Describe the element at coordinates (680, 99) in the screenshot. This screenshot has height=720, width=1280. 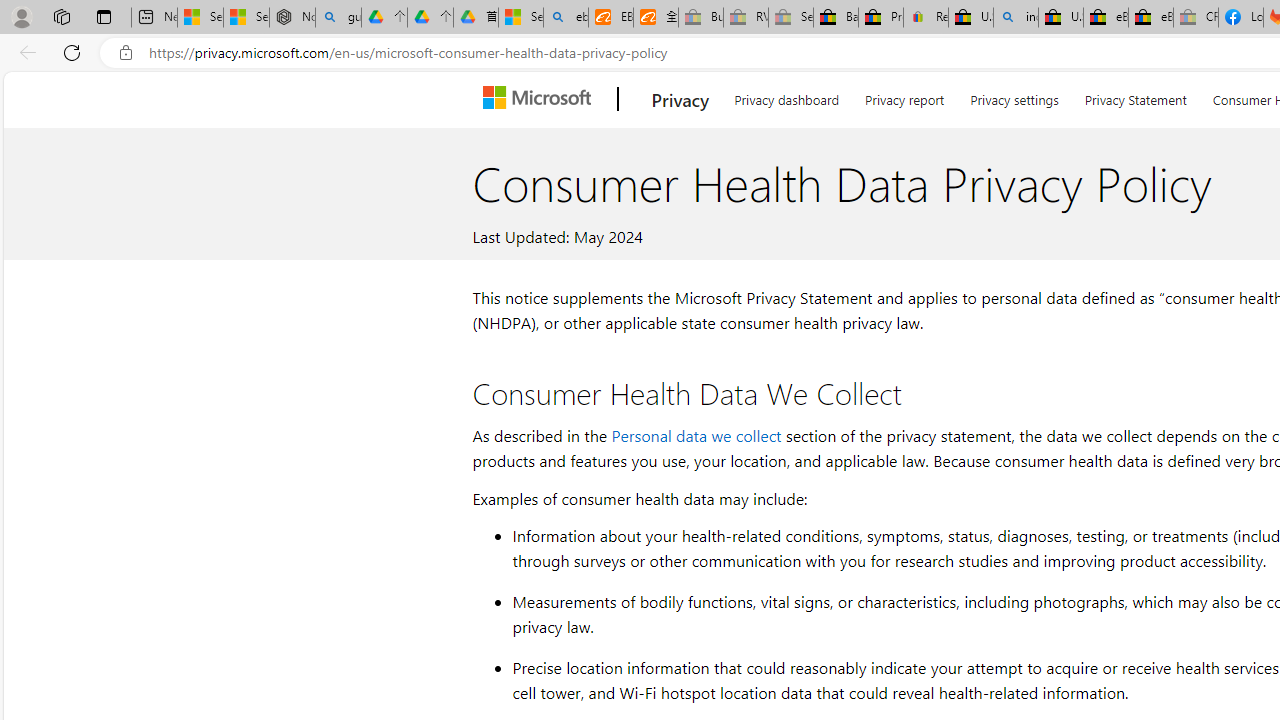
I see `'Privacy'` at that location.